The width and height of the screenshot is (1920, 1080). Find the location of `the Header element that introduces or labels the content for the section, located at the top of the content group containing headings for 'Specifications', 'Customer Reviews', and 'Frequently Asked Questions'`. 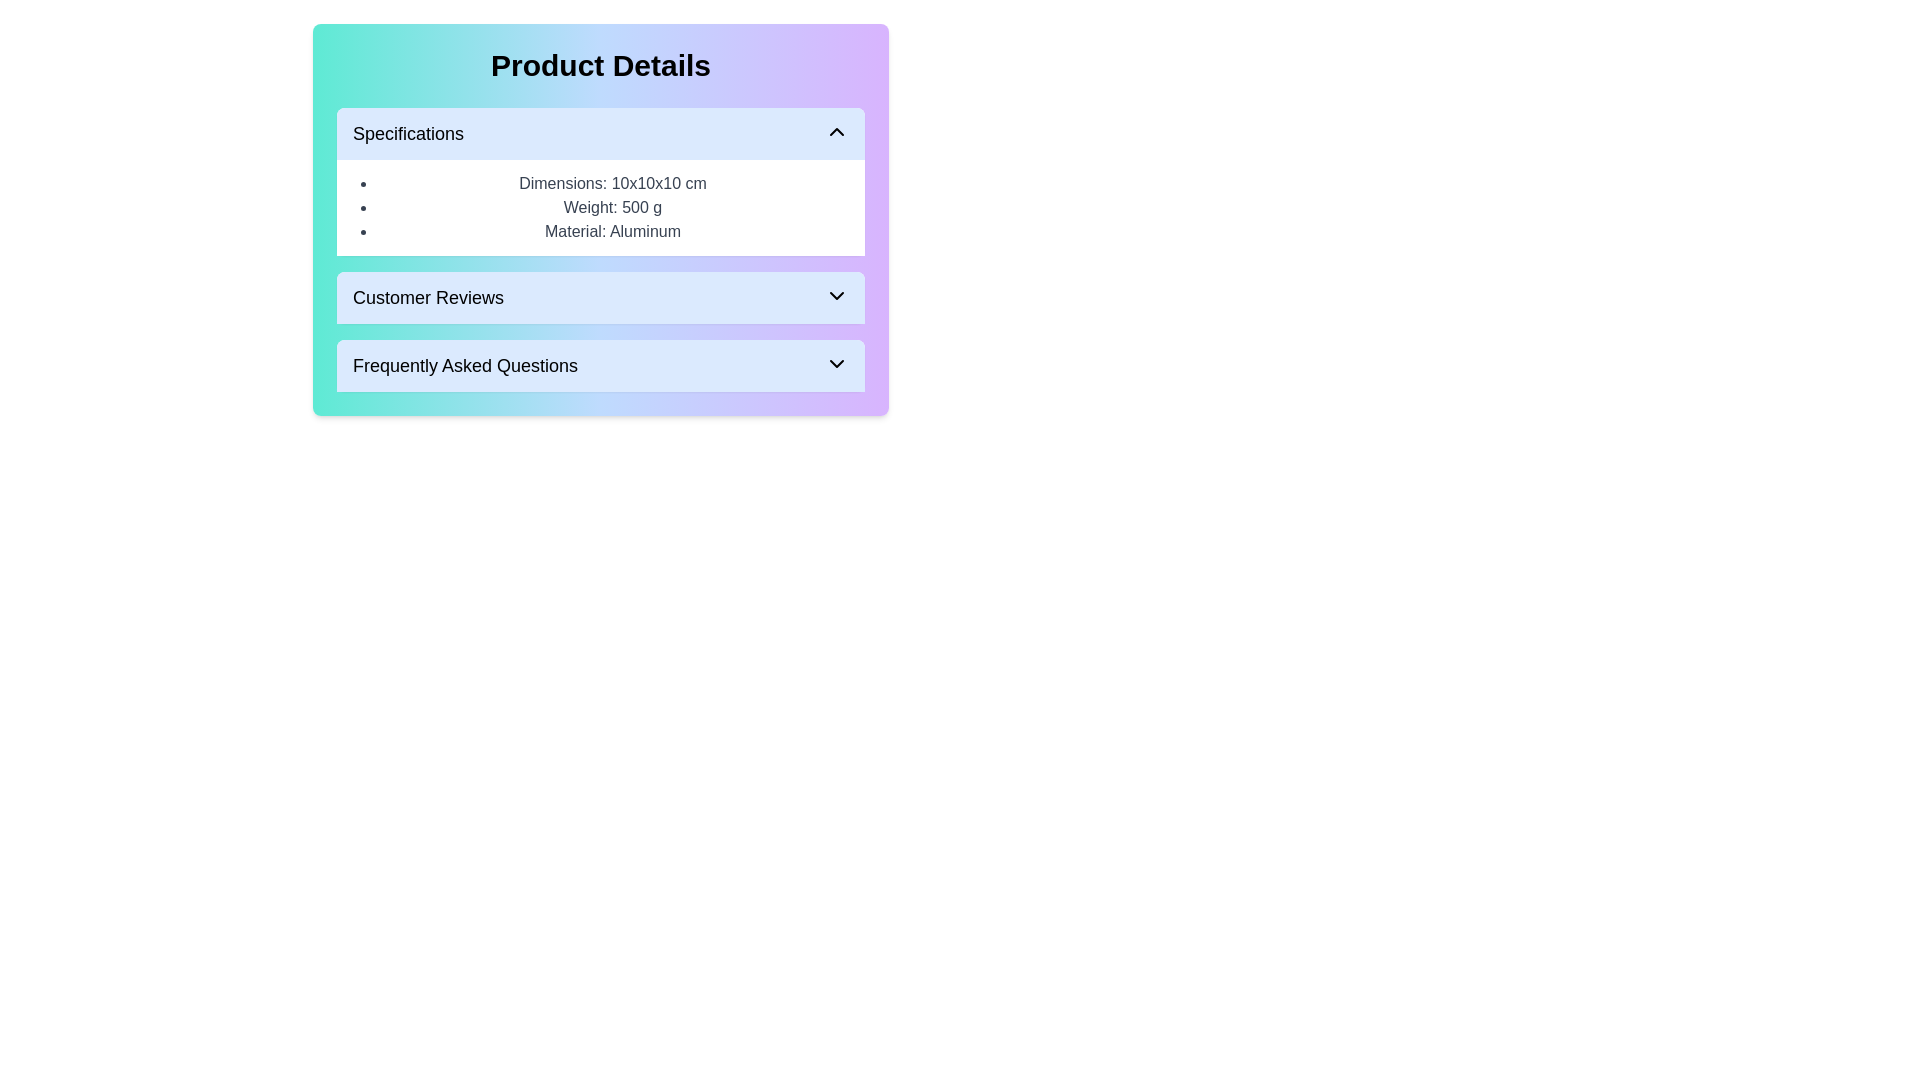

the Header element that introduces or labels the content for the section, located at the top of the content group containing headings for 'Specifications', 'Customer Reviews', and 'Frequently Asked Questions' is located at coordinates (599, 64).